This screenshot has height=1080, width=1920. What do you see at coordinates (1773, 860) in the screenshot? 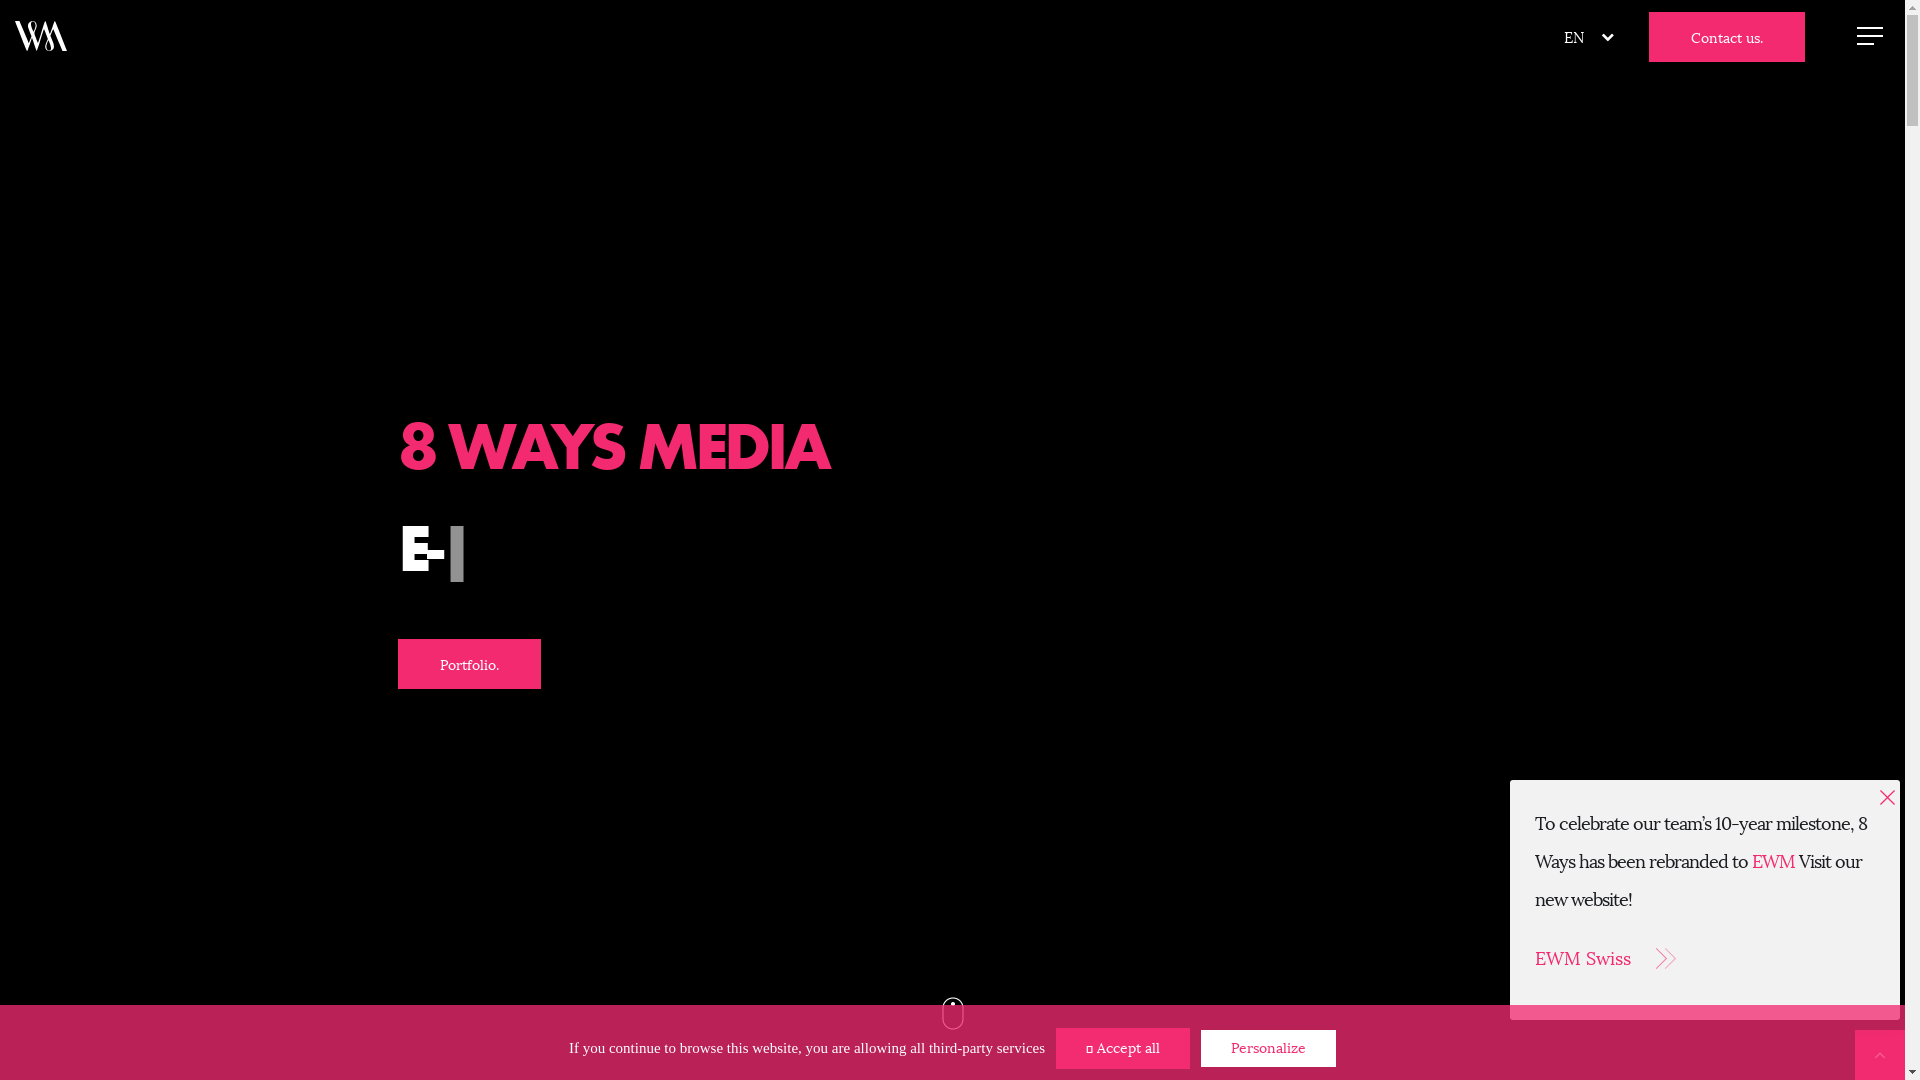
I see `'EWM'` at bounding box center [1773, 860].